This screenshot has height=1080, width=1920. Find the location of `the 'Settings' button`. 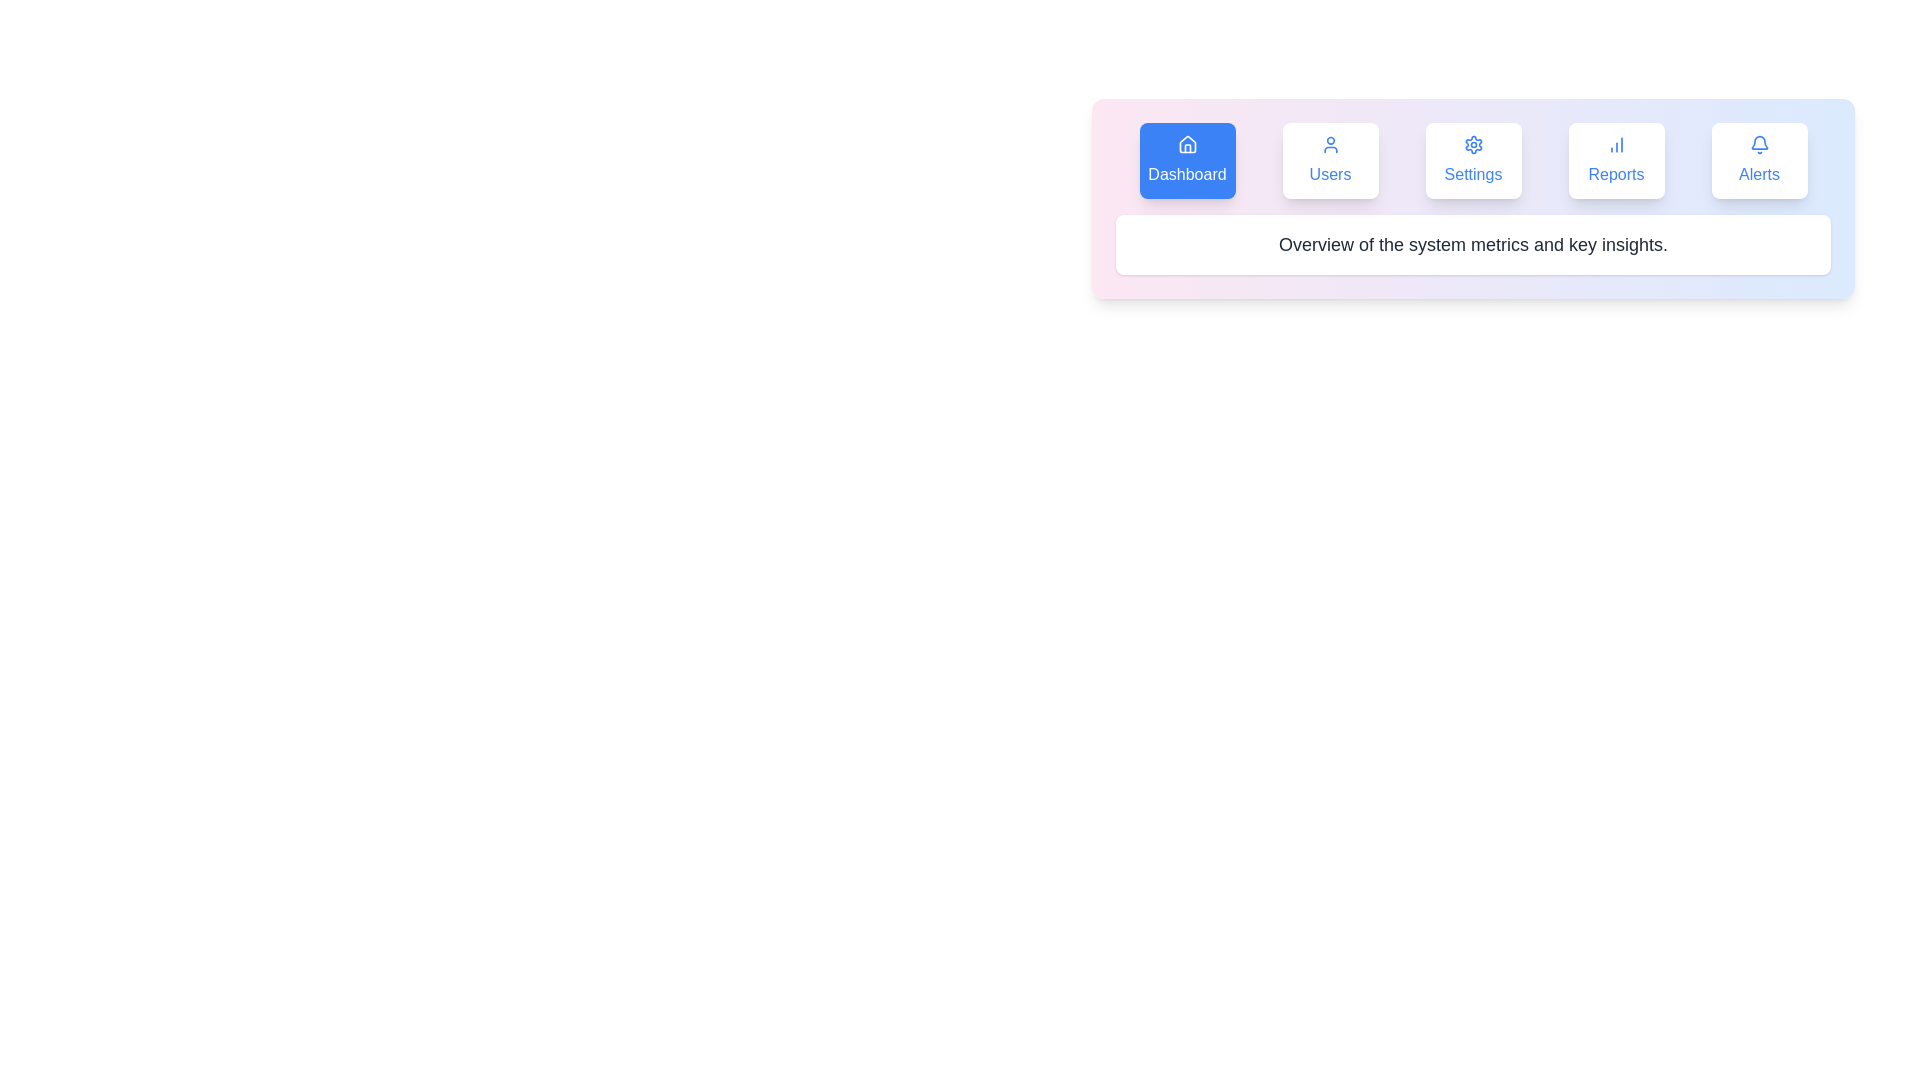

the 'Settings' button is located at coordinates (1473, 160).